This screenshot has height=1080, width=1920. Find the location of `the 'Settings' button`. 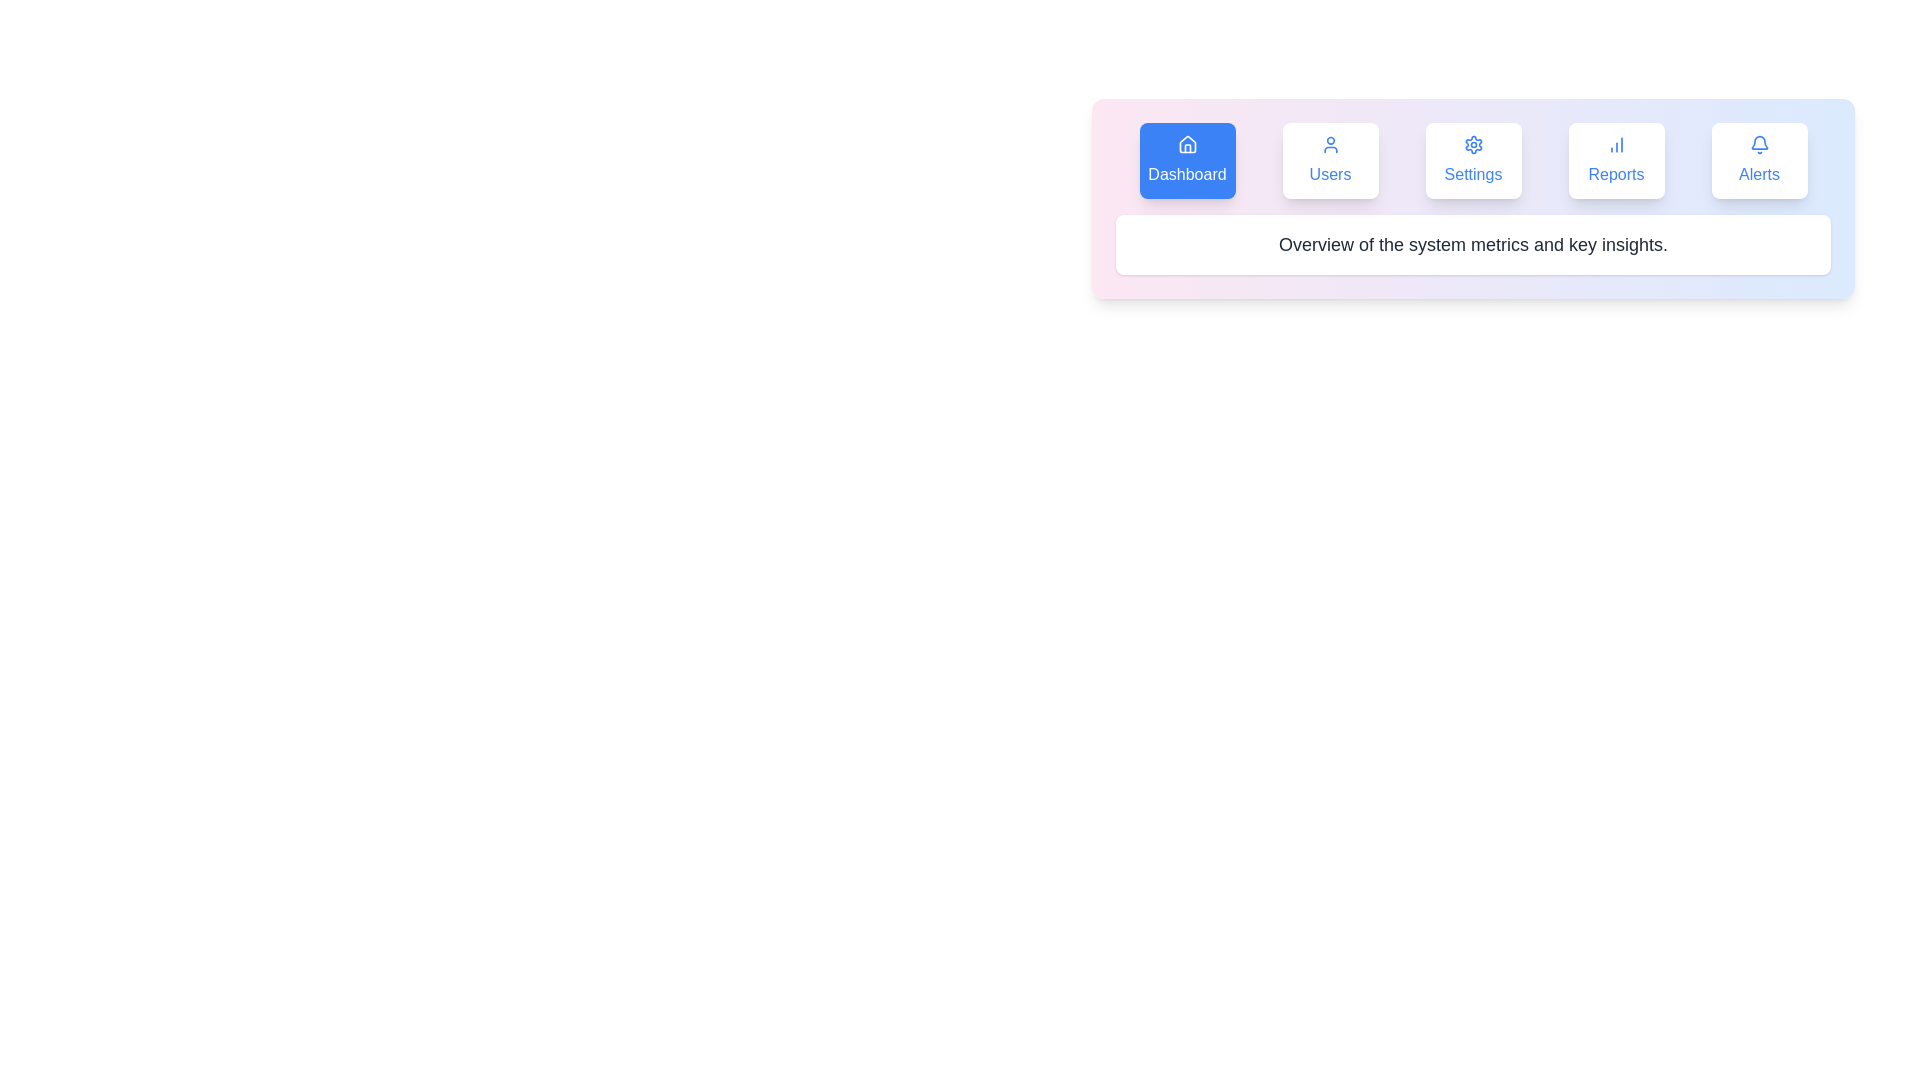

the 'Settings' button is located at coordinates (1473, 160).